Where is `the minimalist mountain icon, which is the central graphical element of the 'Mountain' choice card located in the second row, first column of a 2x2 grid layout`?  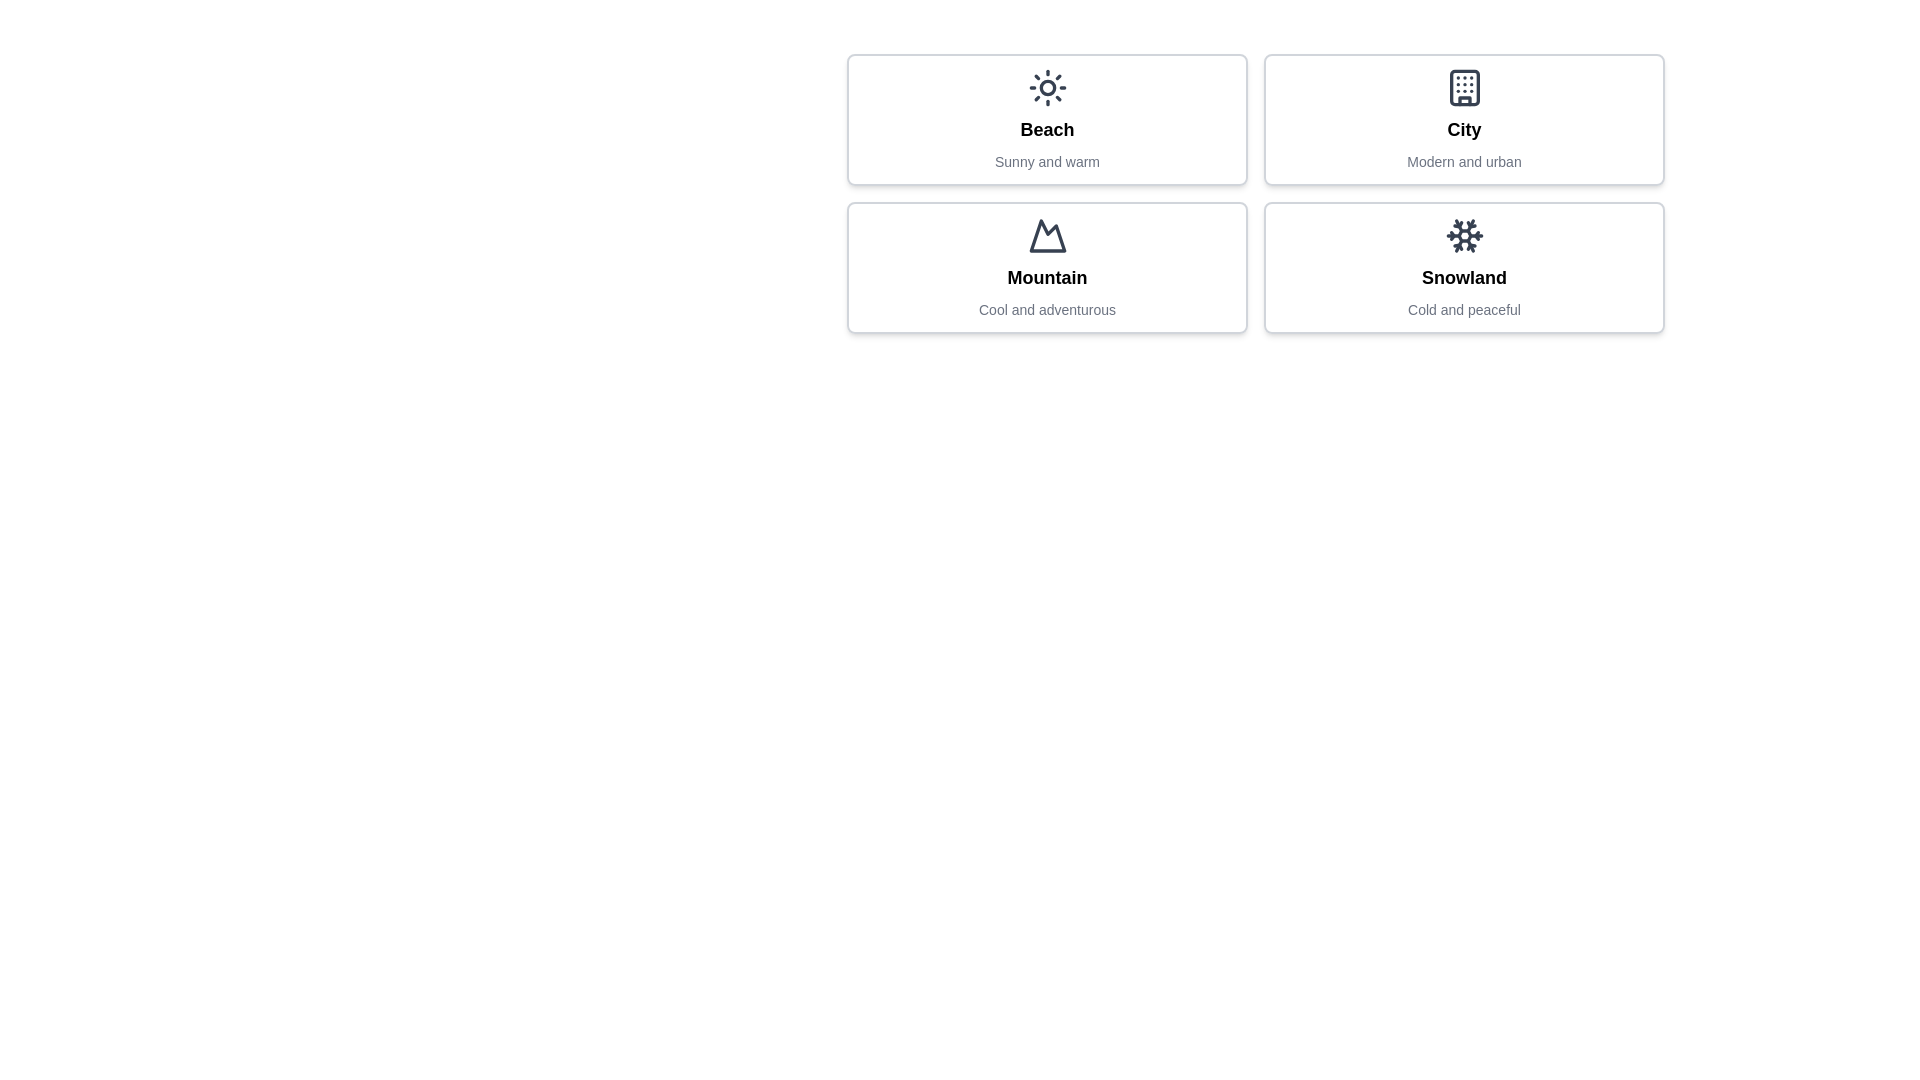
the minimalist mountain icon, which is the central graphical element of the 'Mountain' choice card located in the second row, first column of a 2x2 grid layout is located at coordinates (1046, 234).